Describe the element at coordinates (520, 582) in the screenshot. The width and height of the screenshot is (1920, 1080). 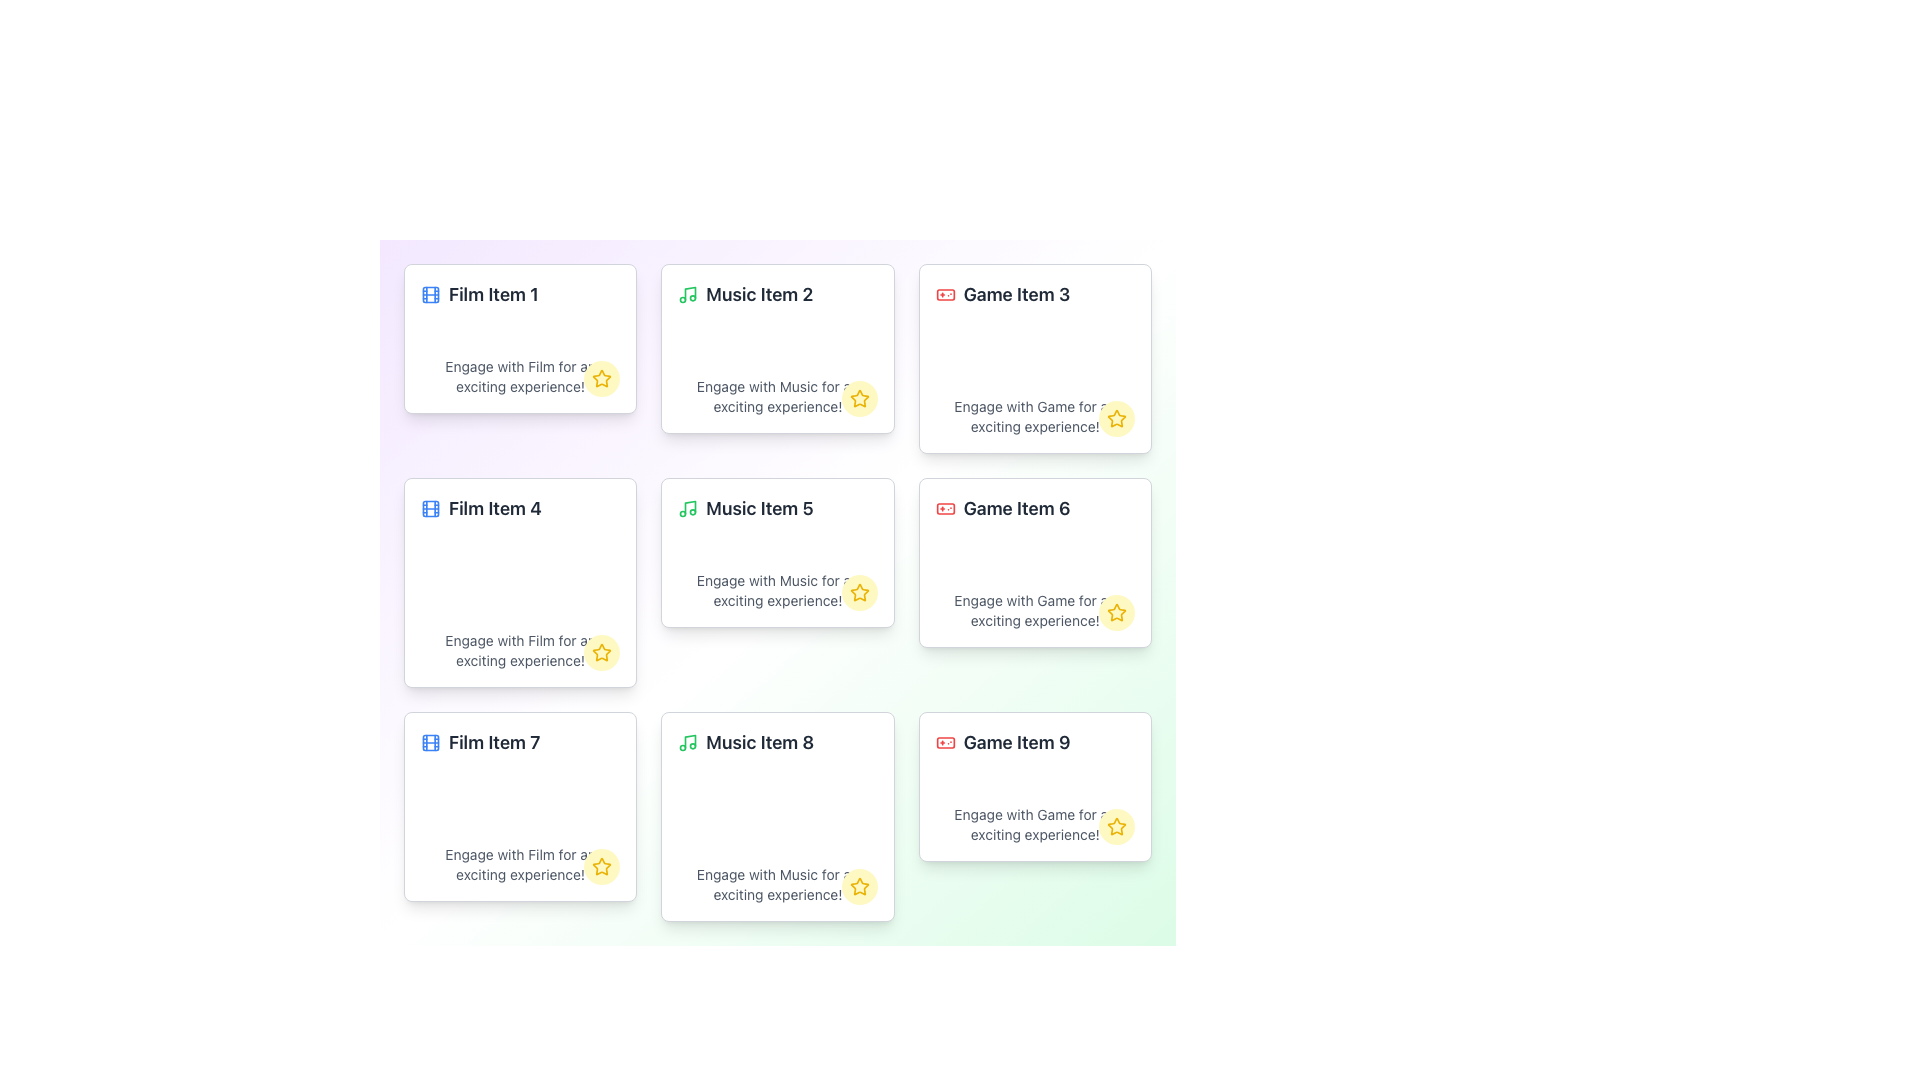
I see `the film category card located in the second row and first column of the grid layout` at that location.